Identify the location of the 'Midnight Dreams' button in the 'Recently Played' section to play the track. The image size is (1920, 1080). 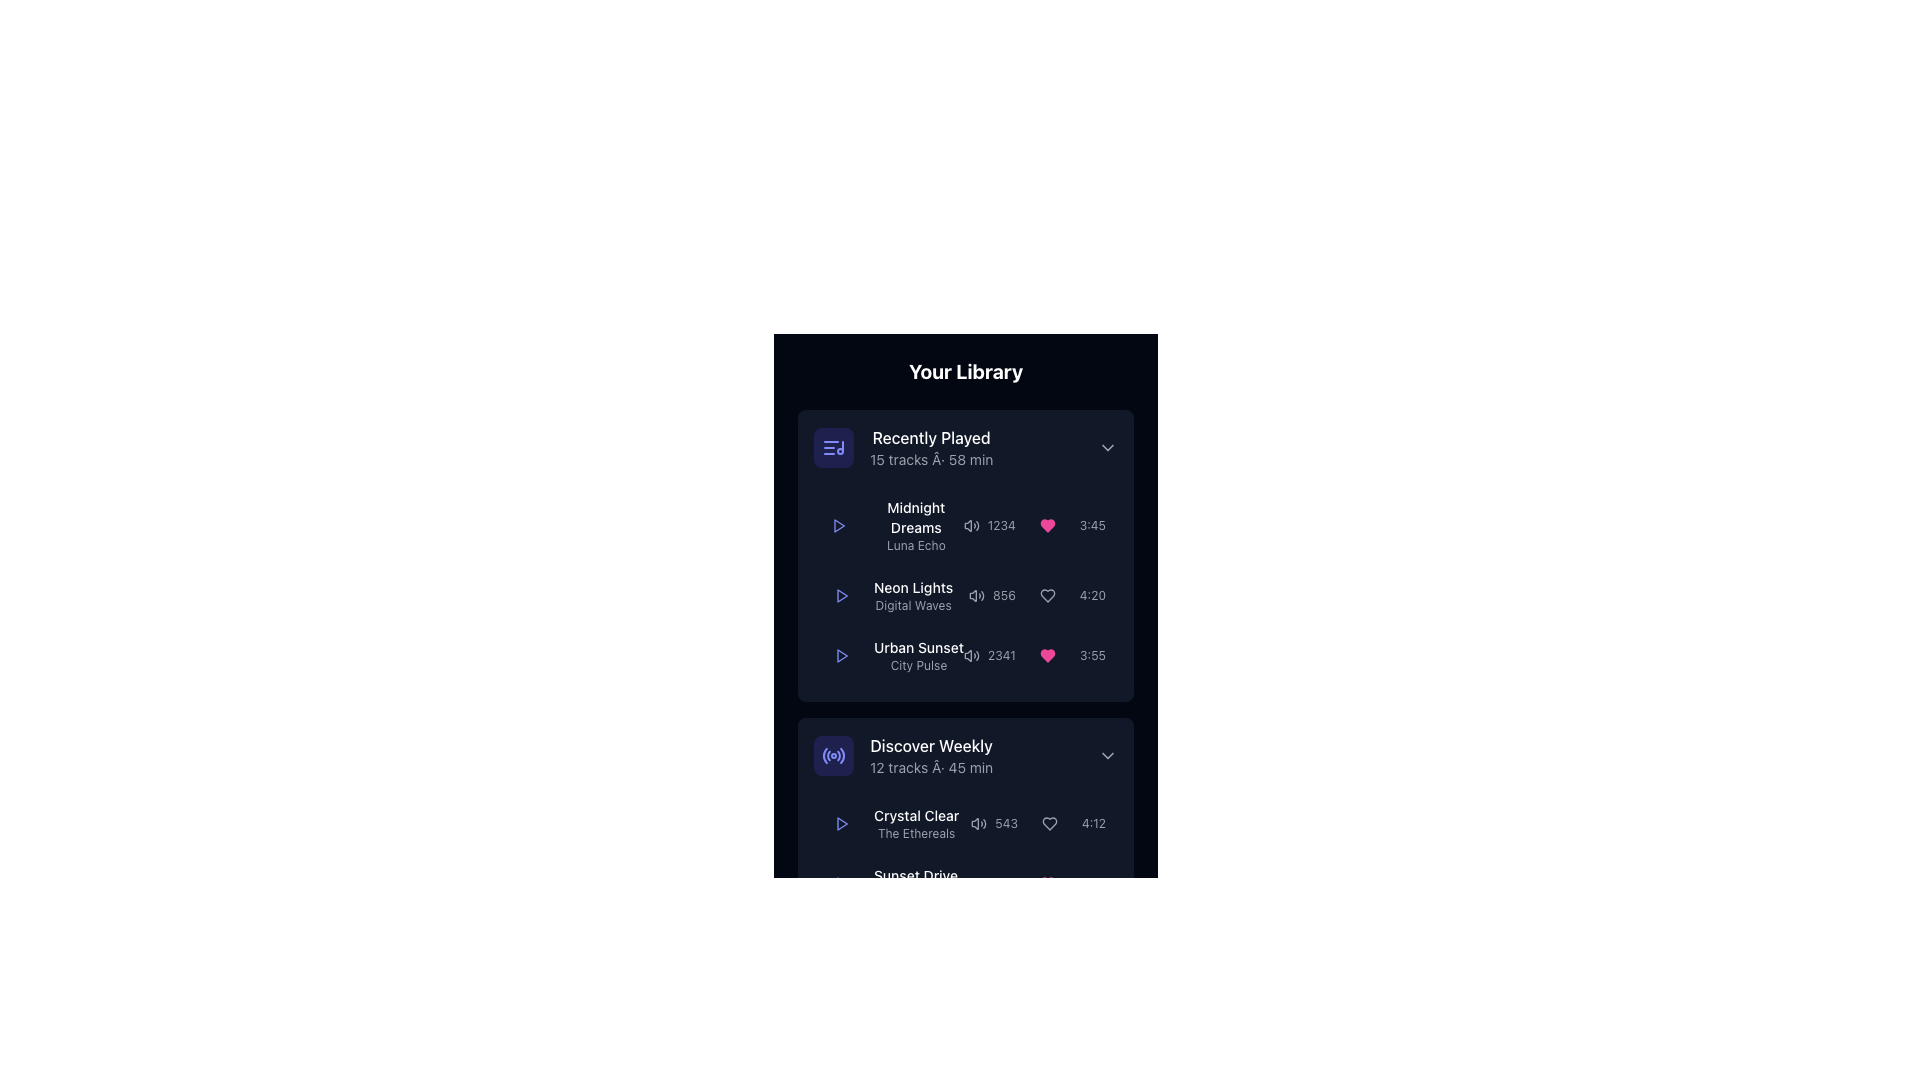
(965, 524).